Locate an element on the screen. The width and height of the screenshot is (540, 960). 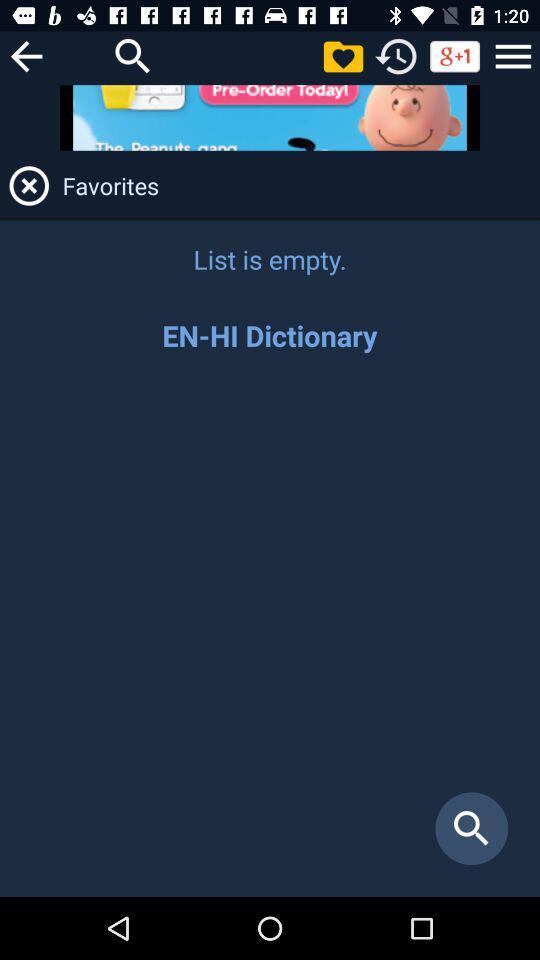
a magnifying glass to use for searching is located at coordinates (133, 55).